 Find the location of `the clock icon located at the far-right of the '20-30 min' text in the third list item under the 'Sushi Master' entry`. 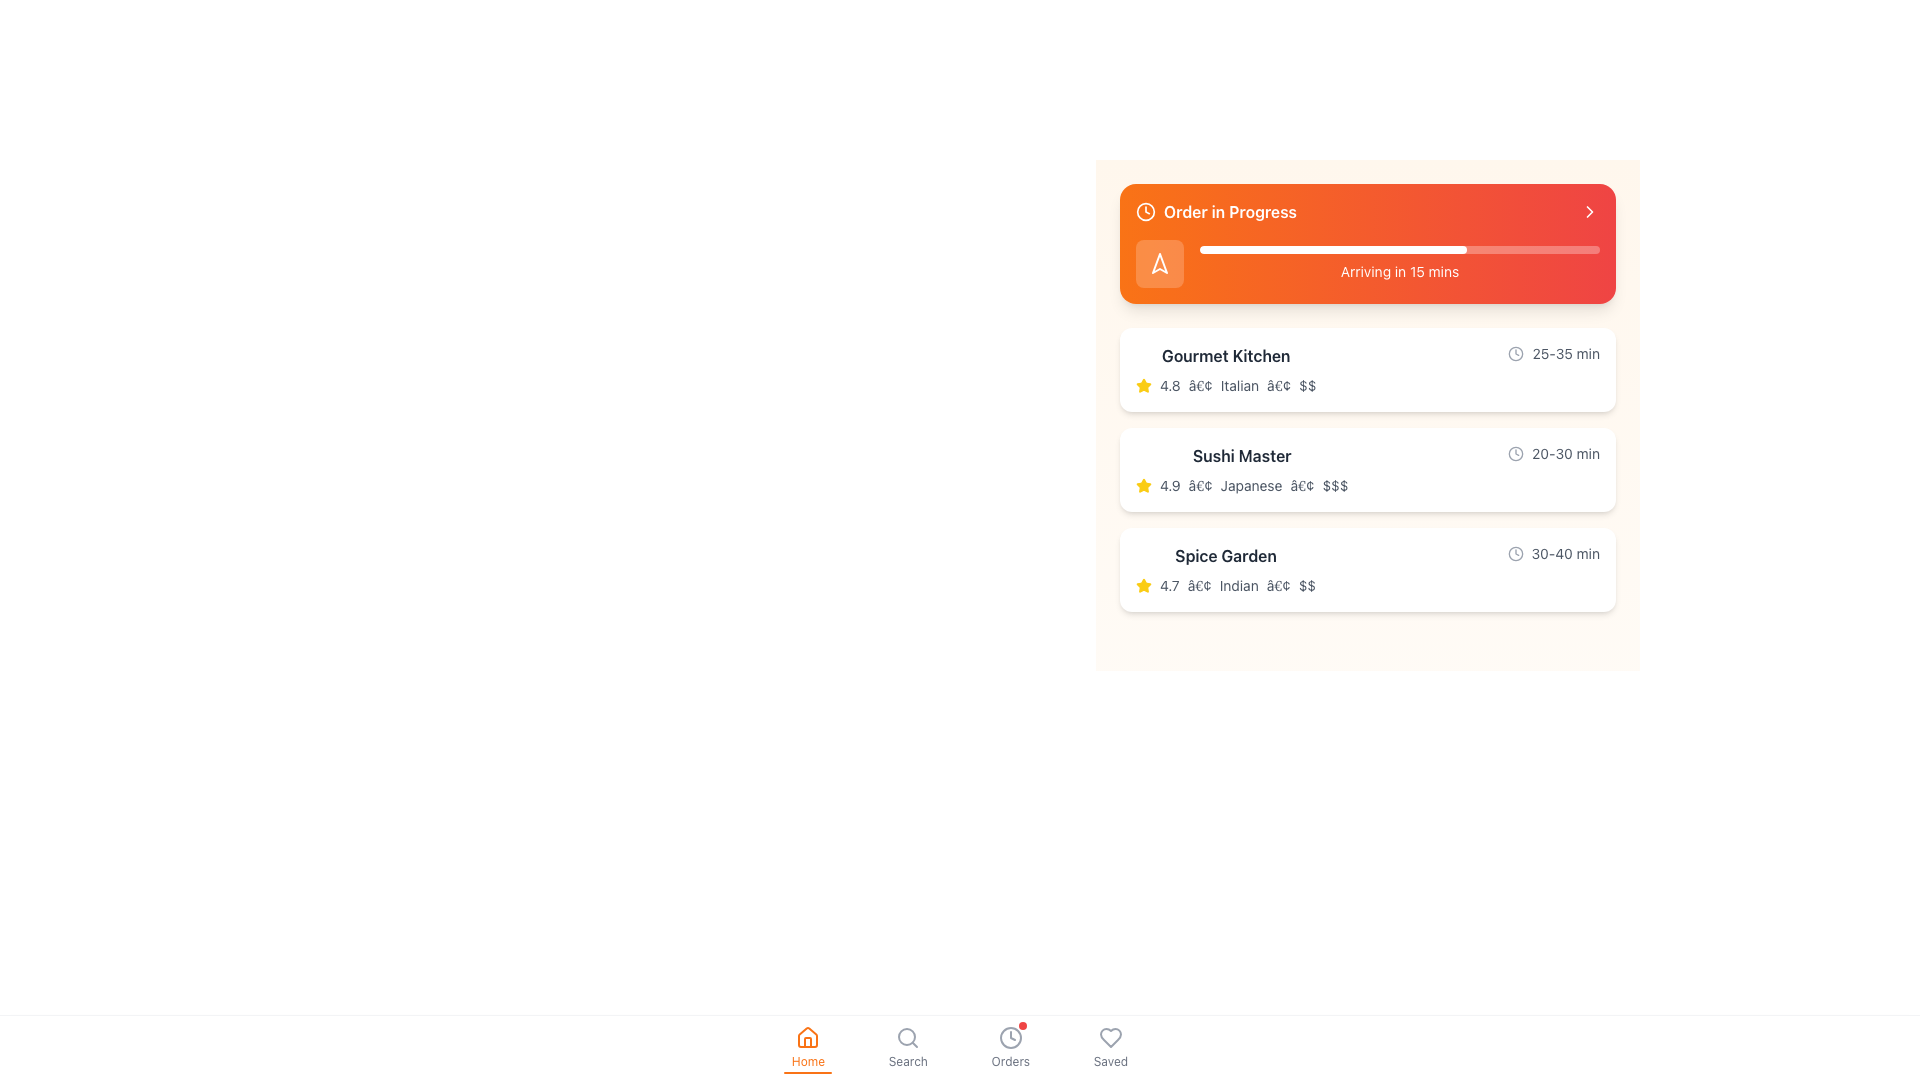

the clock icon located at the far-right of the '20-30 min' text in the third list item under the 'Sushi Master' entry is located at coordinates (1516, 454).